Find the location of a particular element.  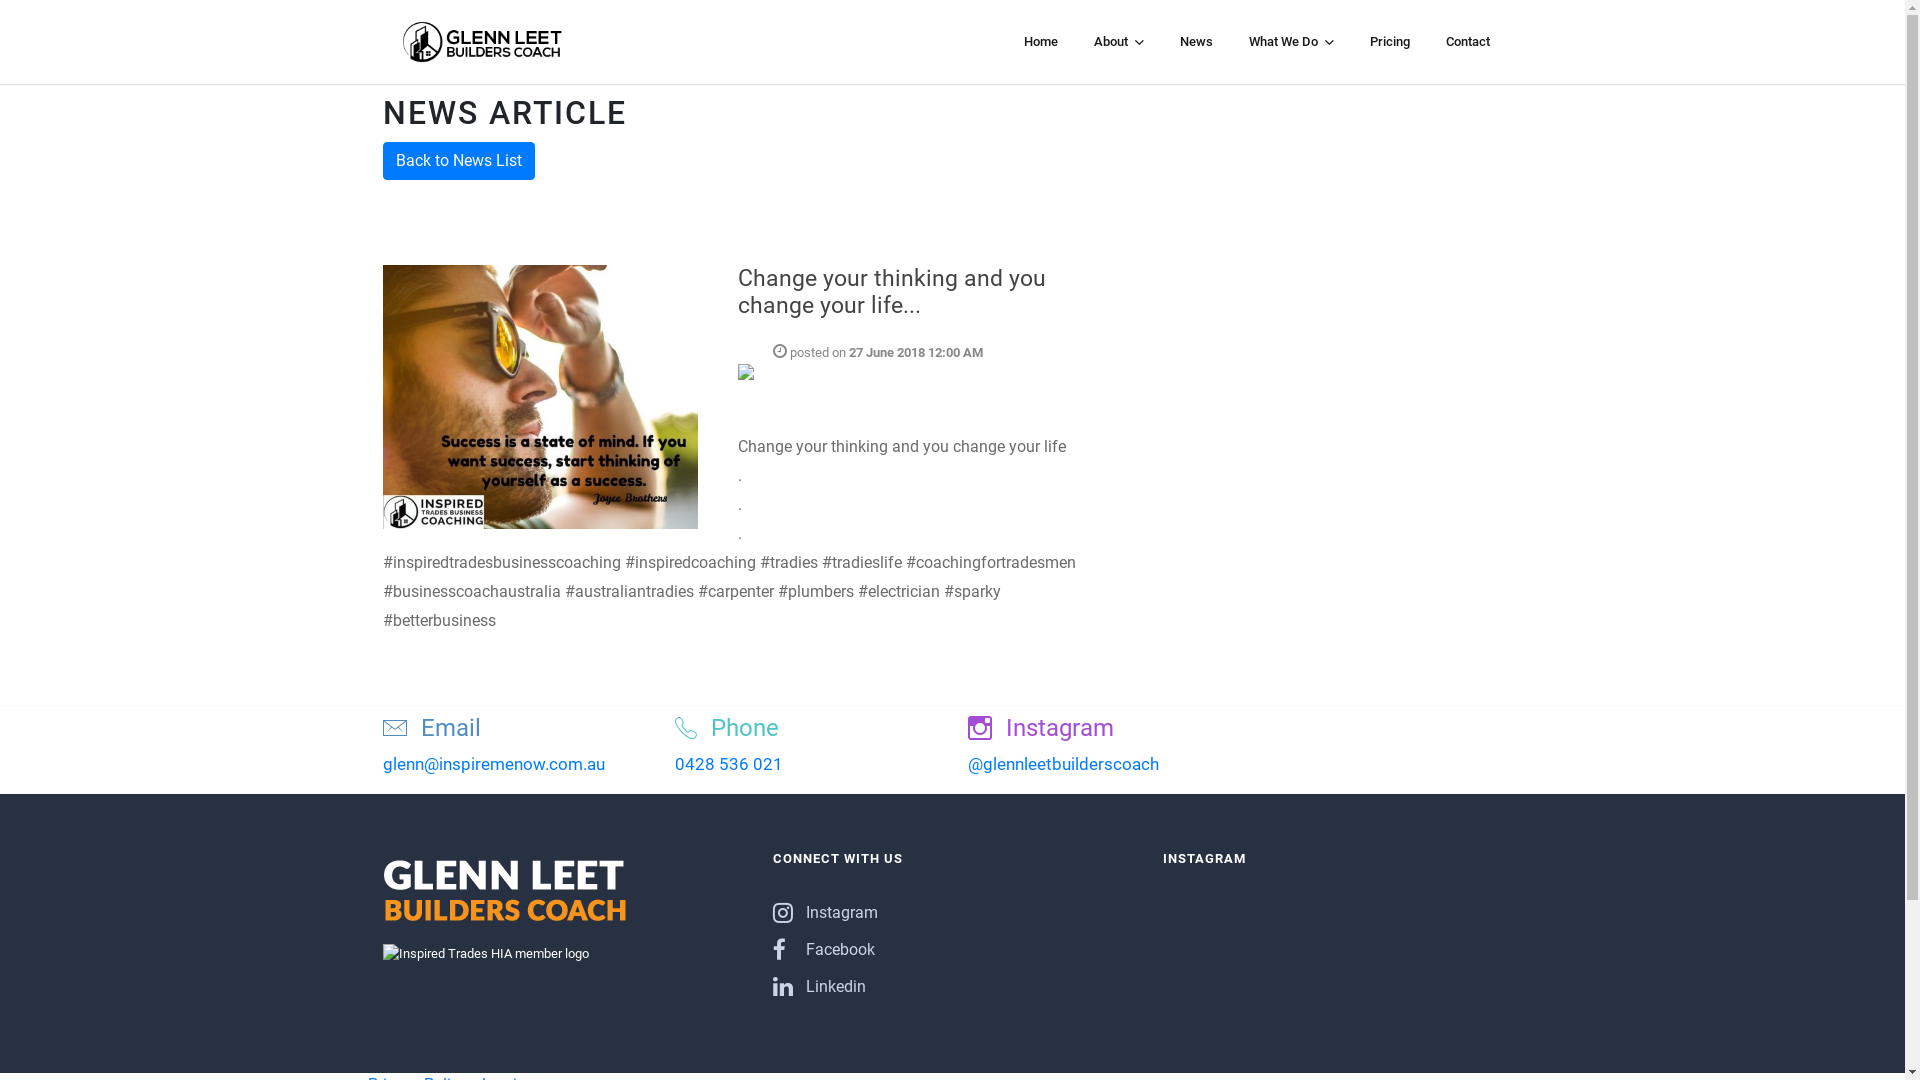

'Home' is located at coordinates (1040, 42).